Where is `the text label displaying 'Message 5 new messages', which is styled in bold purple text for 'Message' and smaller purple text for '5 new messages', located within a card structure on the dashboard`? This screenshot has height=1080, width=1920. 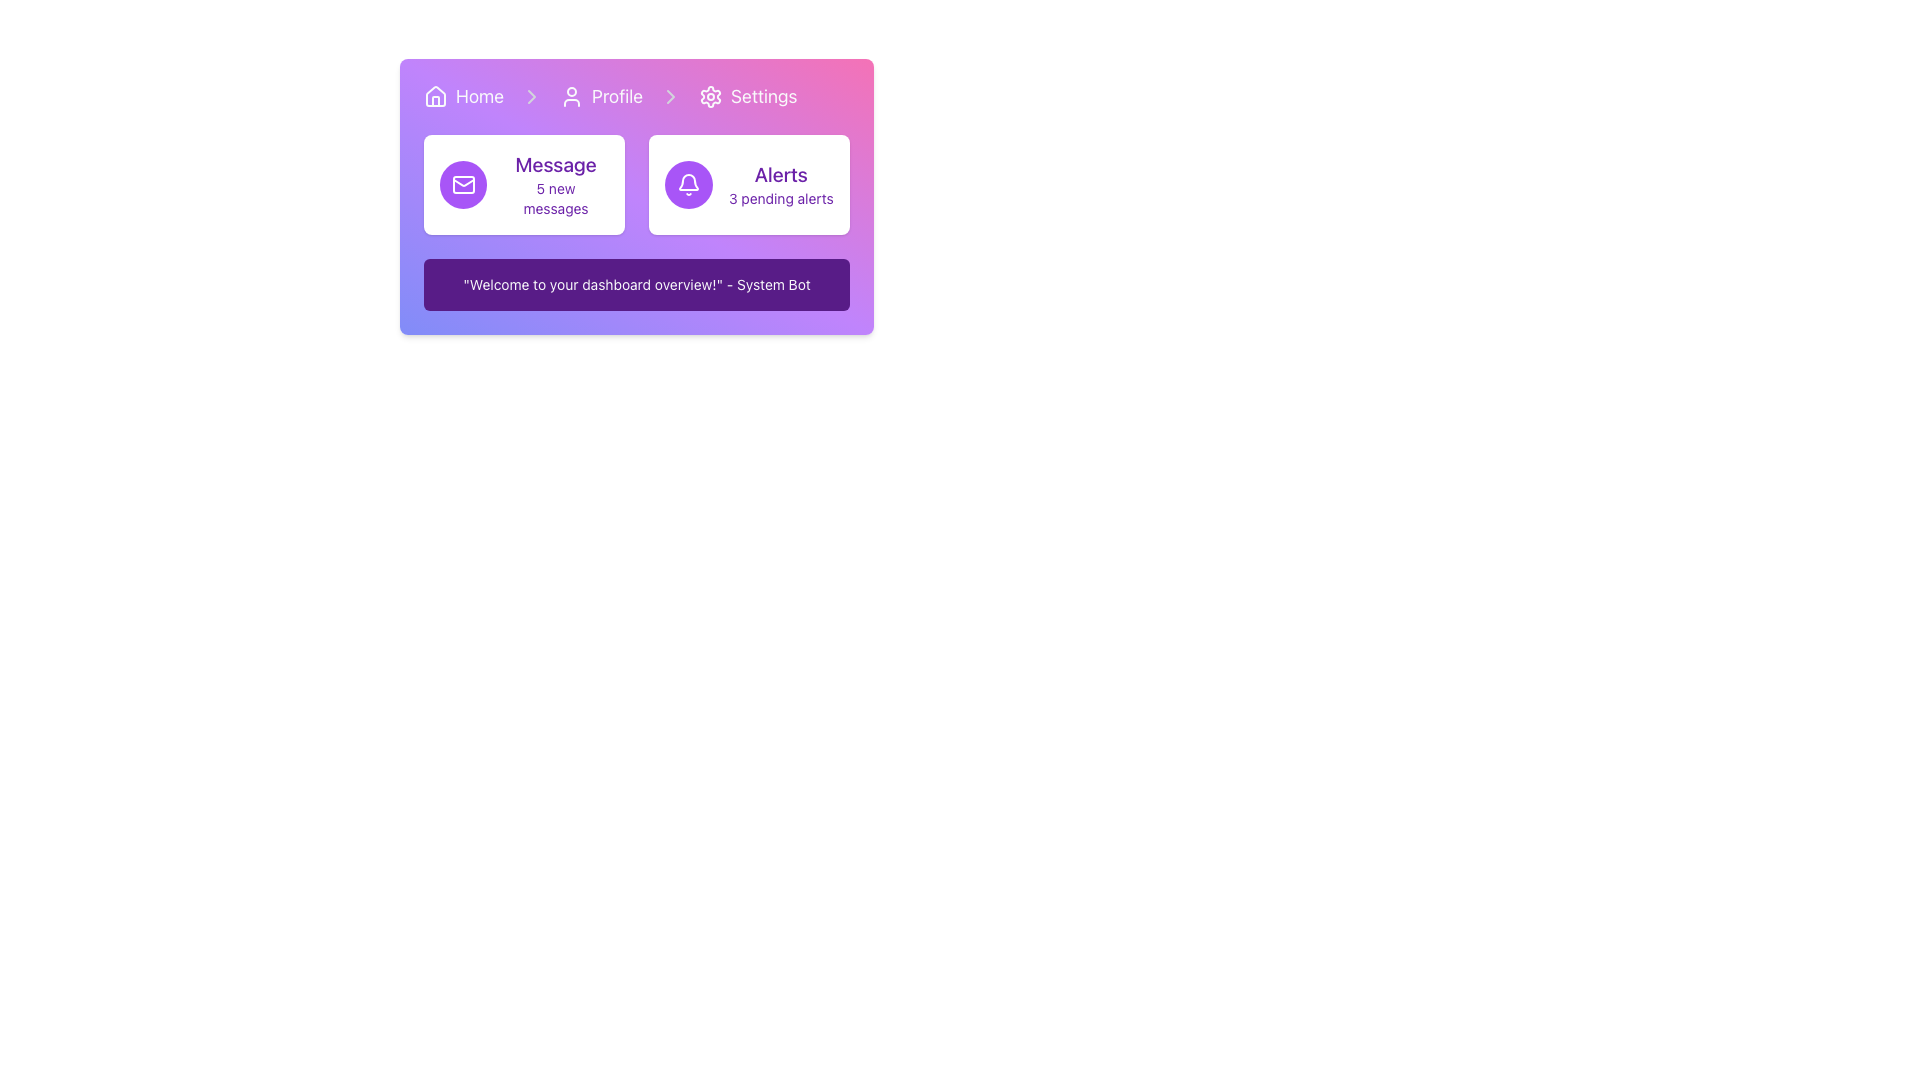
the text label displaying 'Message 5 new messages', which is styled in bold purple text for 'Message' and smaller purple text for '5 new messages', located within a card structure on the dashboard is located at coordinates (556, 185).